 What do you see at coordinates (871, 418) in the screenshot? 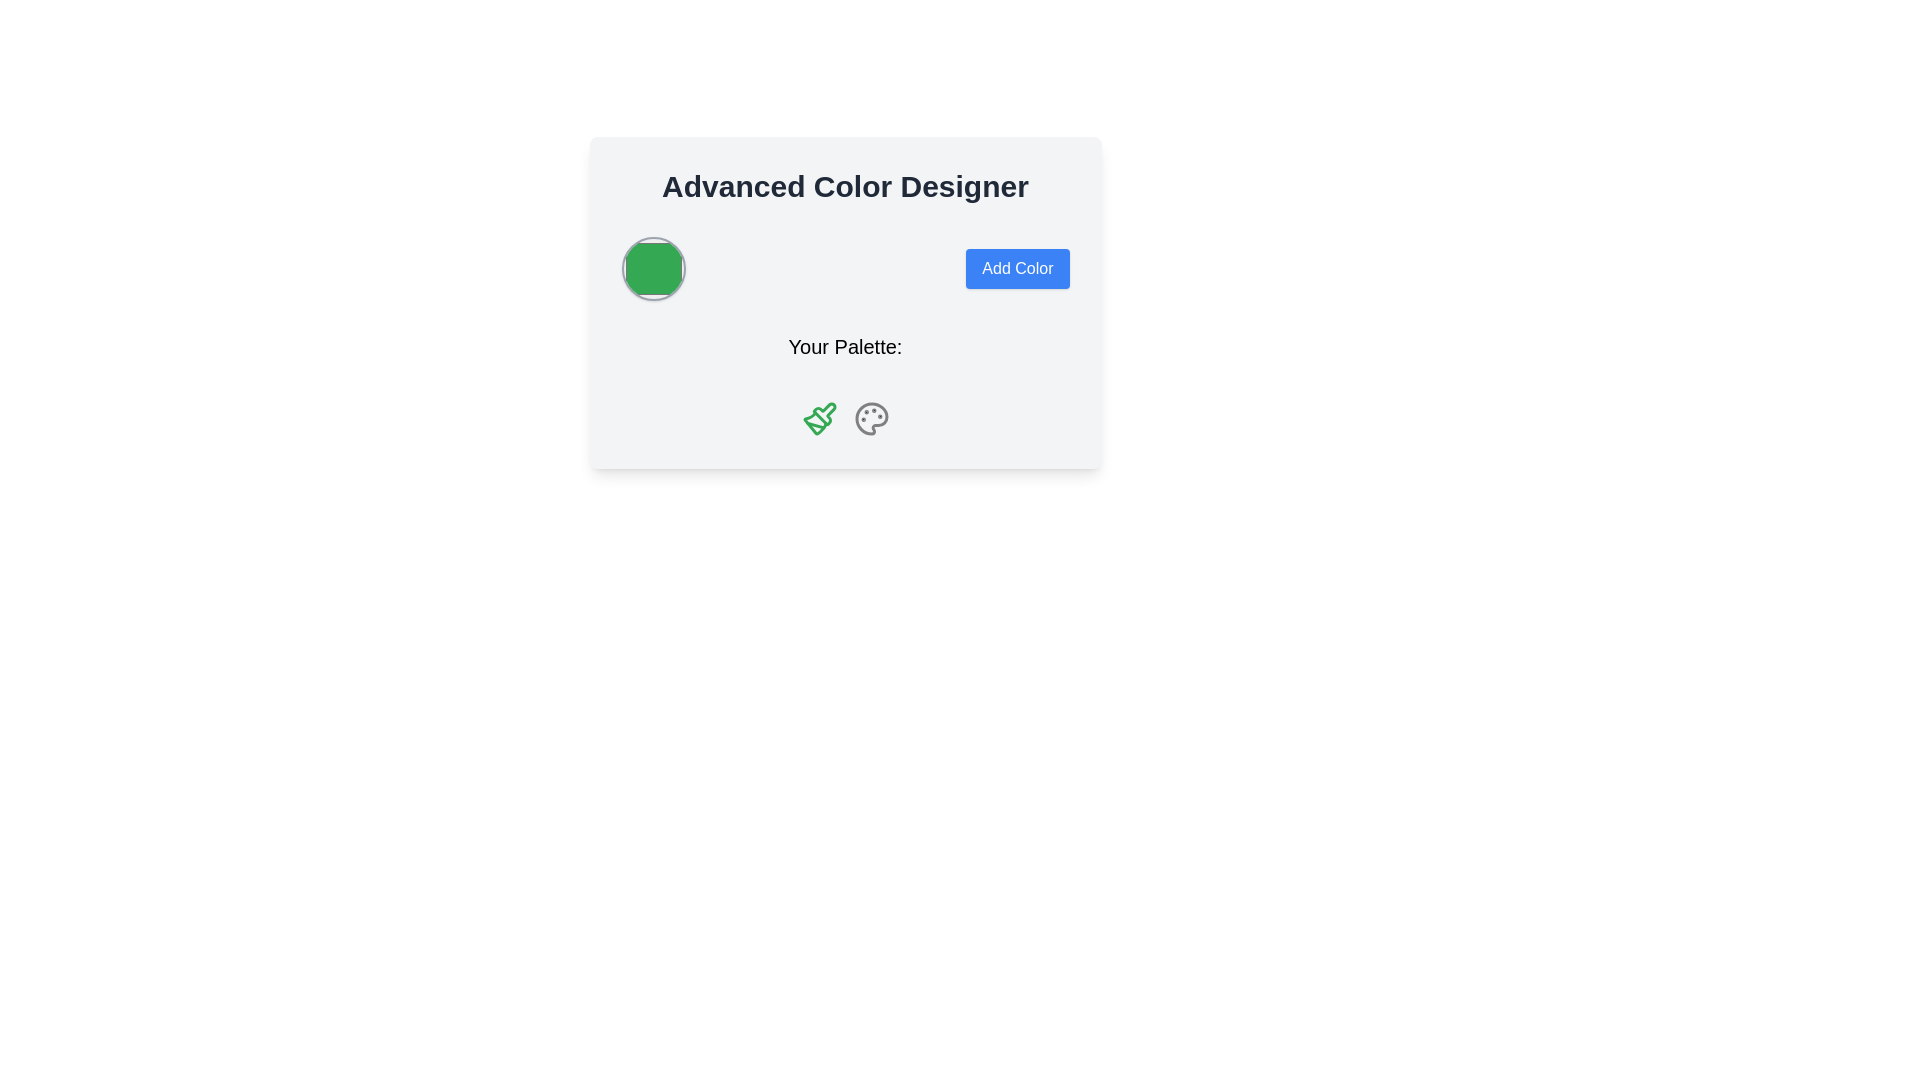
I see `the graphical icon representing a palette, located directly to the right of the leaf icon and below the 'Your Palette' label` at bounding box center [871, 418].